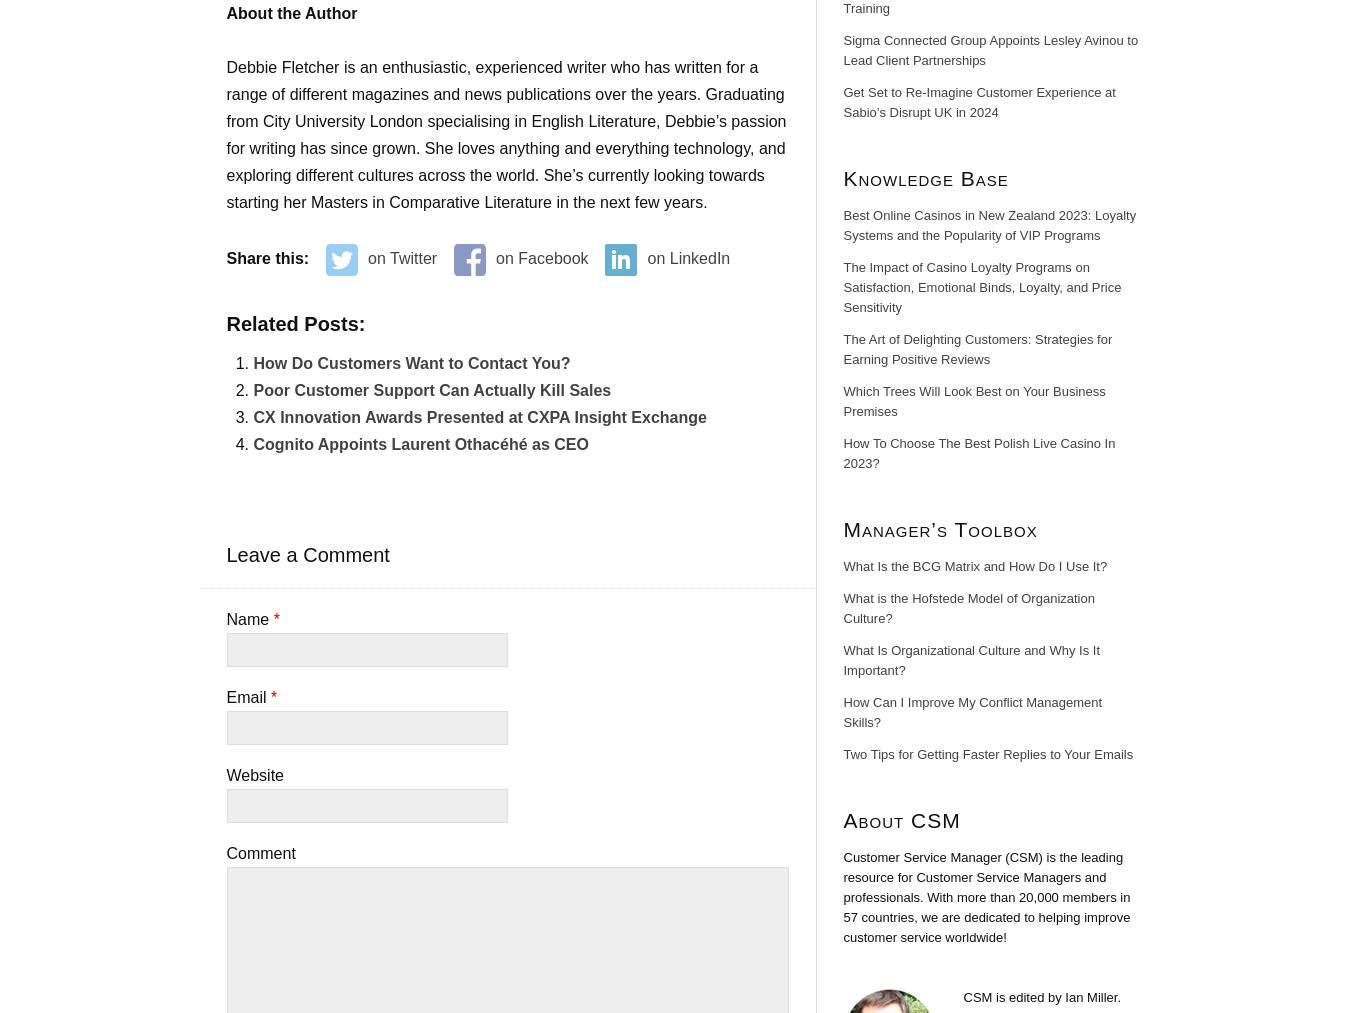 The image size is (1366, 1013). What do you see at coordinates (939, 529) in the screenshot?
I see `'Manager’s Toolbox'` at bounding box center [939, 529].